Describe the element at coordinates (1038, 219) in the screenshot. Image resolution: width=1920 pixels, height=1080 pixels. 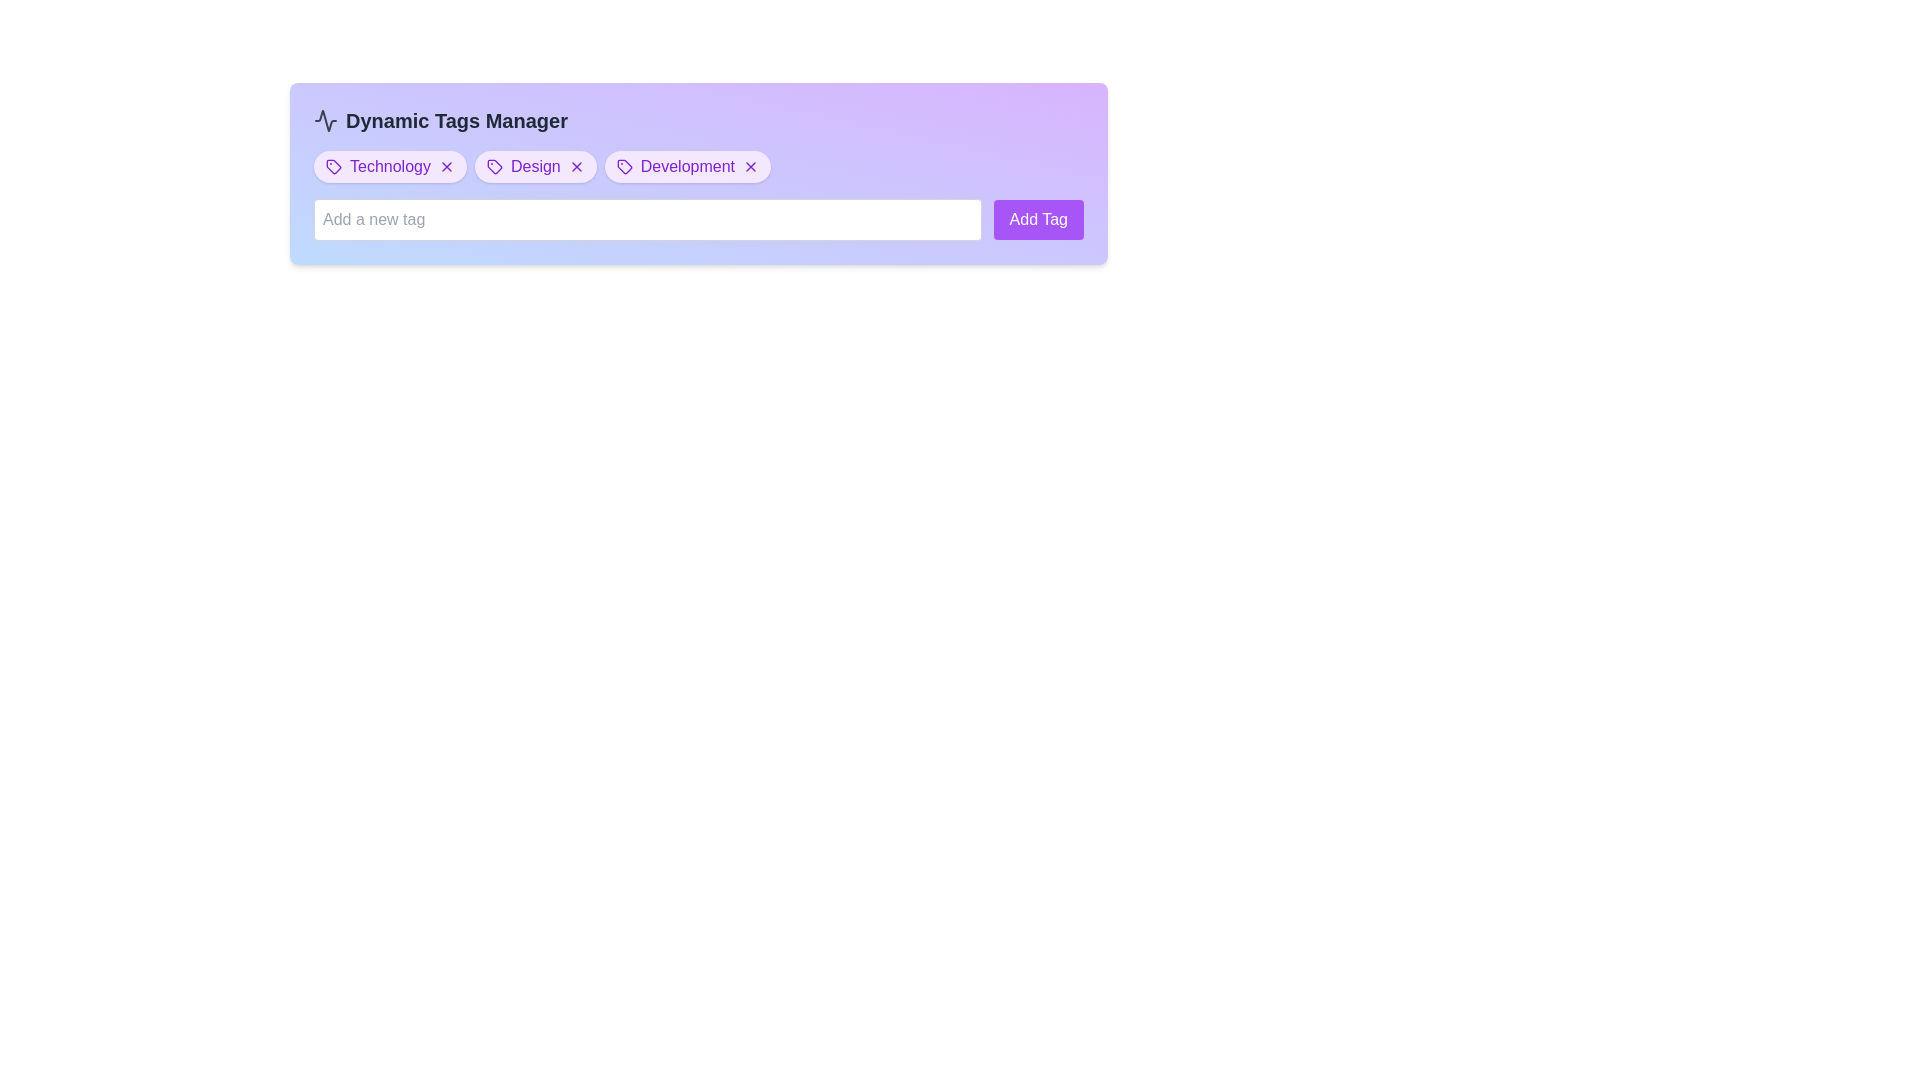
I see `the 'Add Tag' button located on the right-hand side of the input field` at that location.